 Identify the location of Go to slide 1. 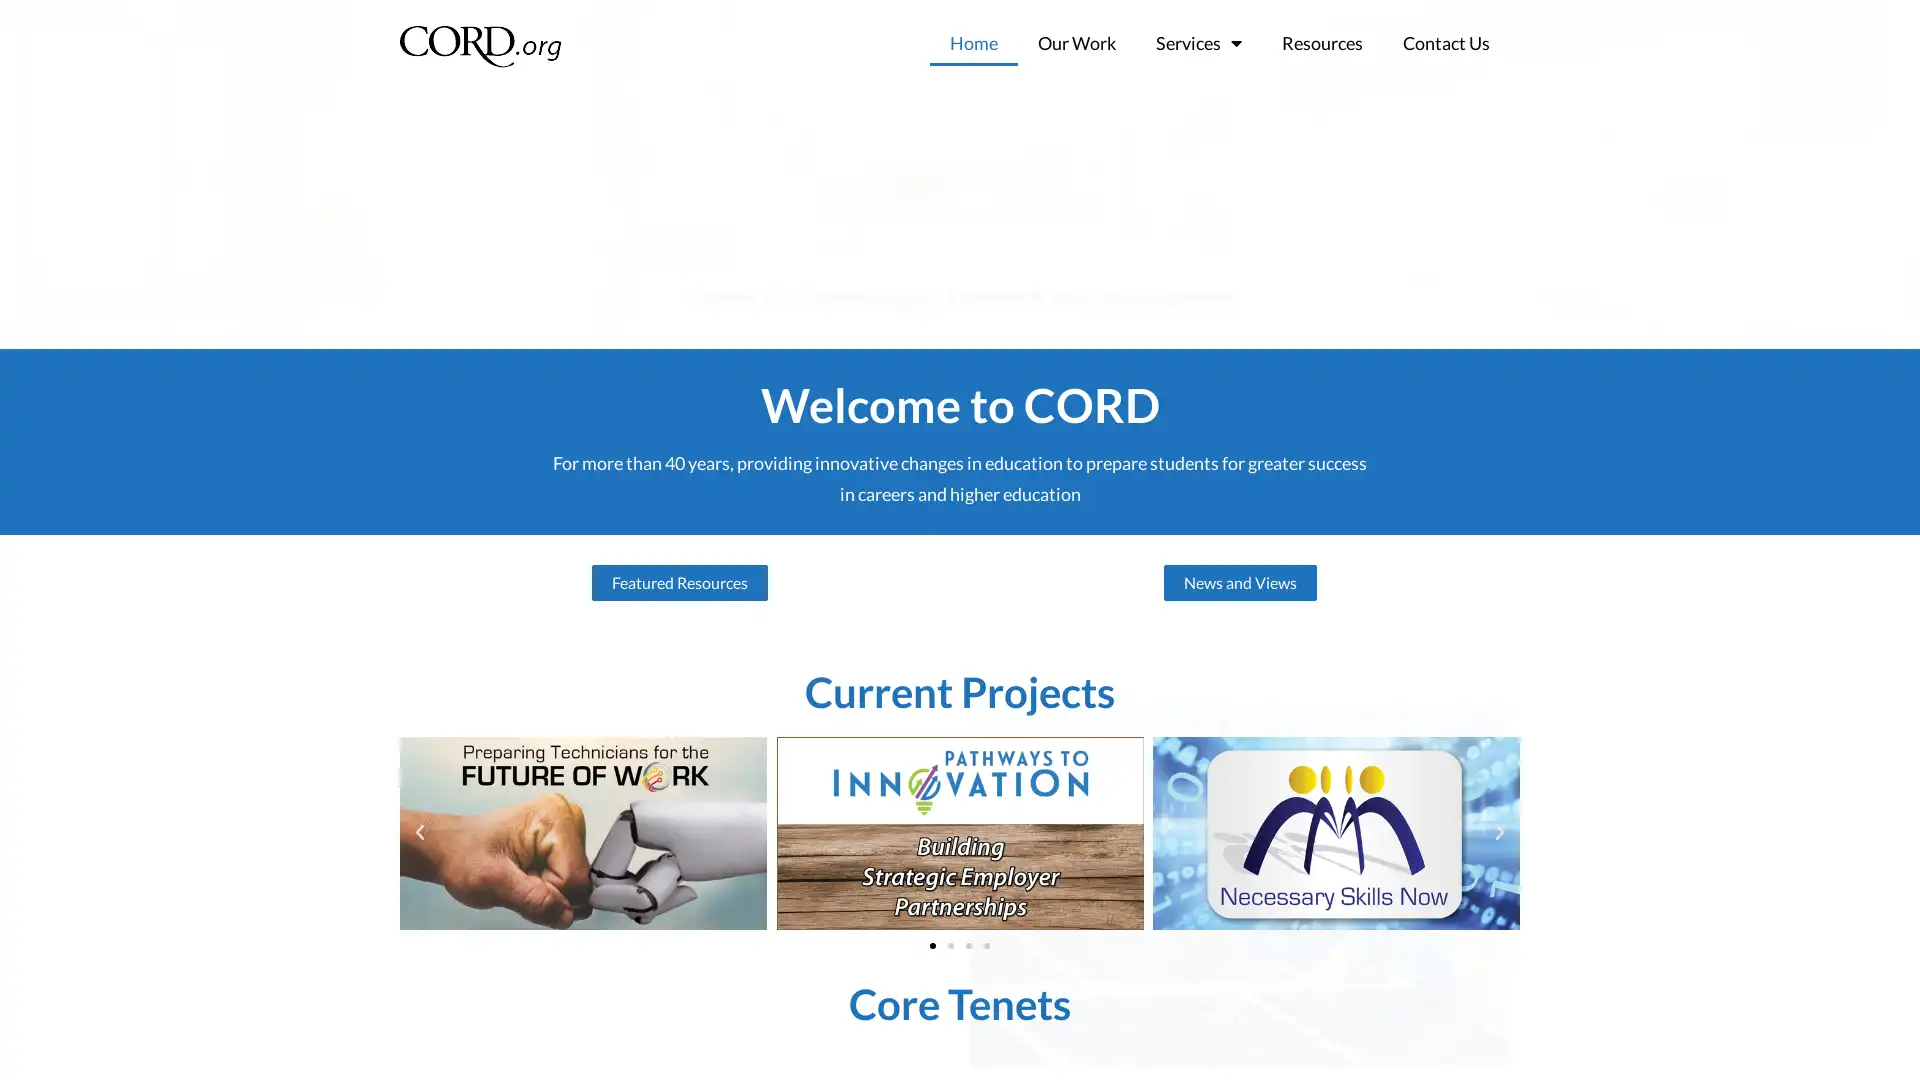
(931, 945).